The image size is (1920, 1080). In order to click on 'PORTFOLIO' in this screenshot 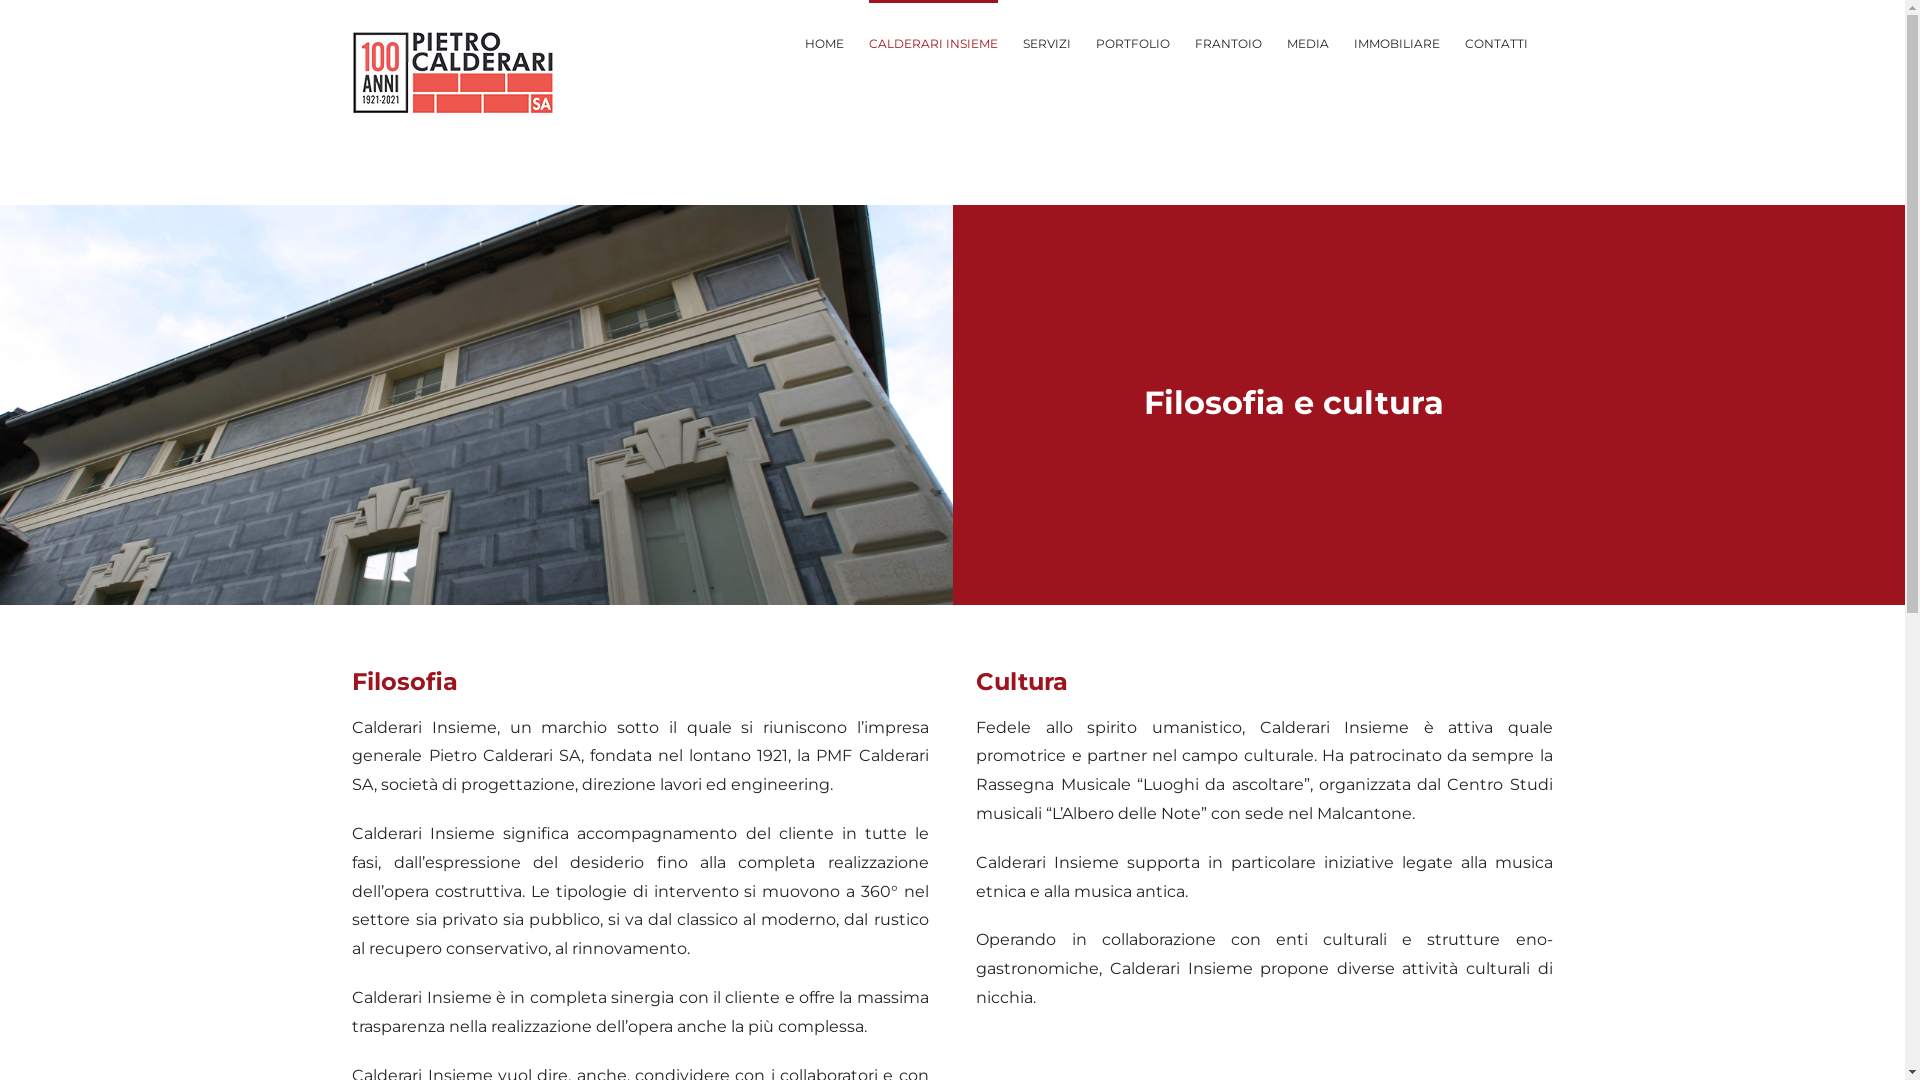, I will do `click(1132, 42)`.